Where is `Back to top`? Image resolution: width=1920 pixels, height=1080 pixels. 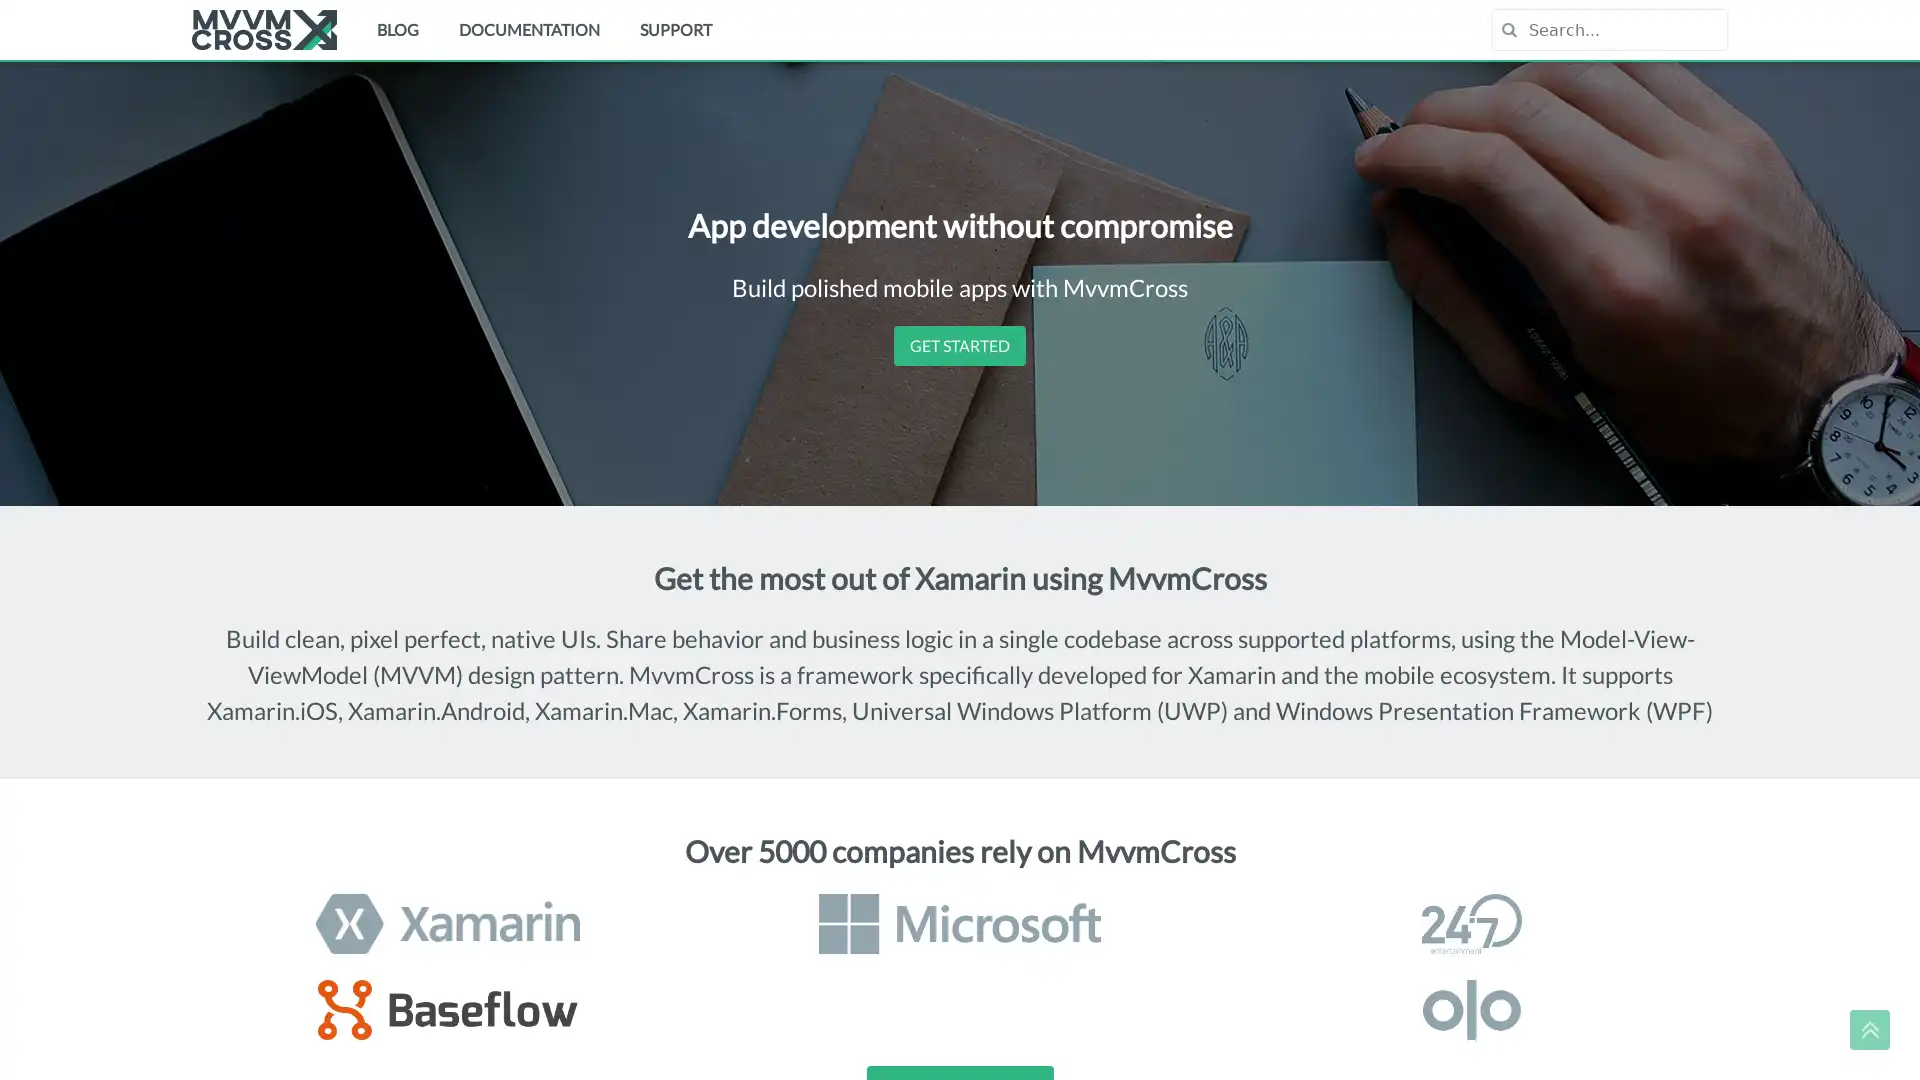
Back to top is located at coordinates (1869, 1029).